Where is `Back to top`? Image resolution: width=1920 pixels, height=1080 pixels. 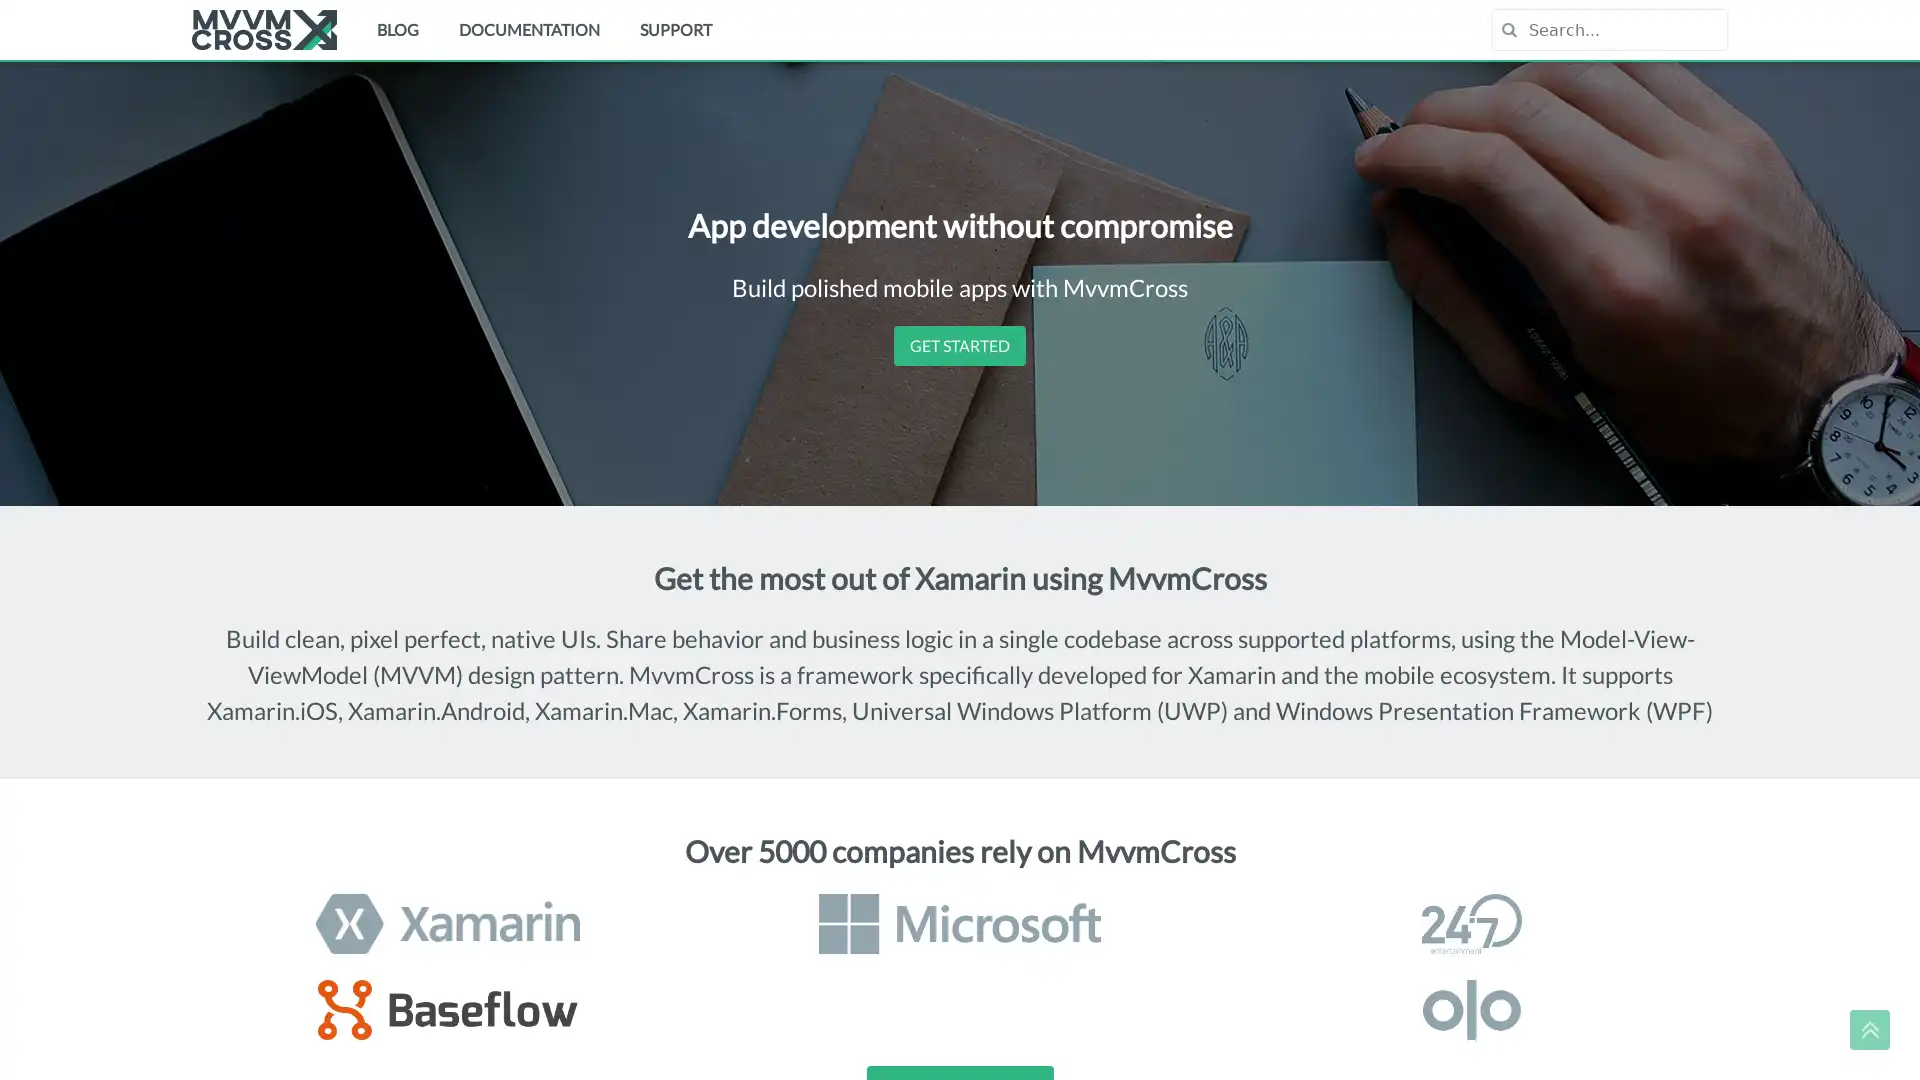
Back to top is located at coordinates (1869, 1029).